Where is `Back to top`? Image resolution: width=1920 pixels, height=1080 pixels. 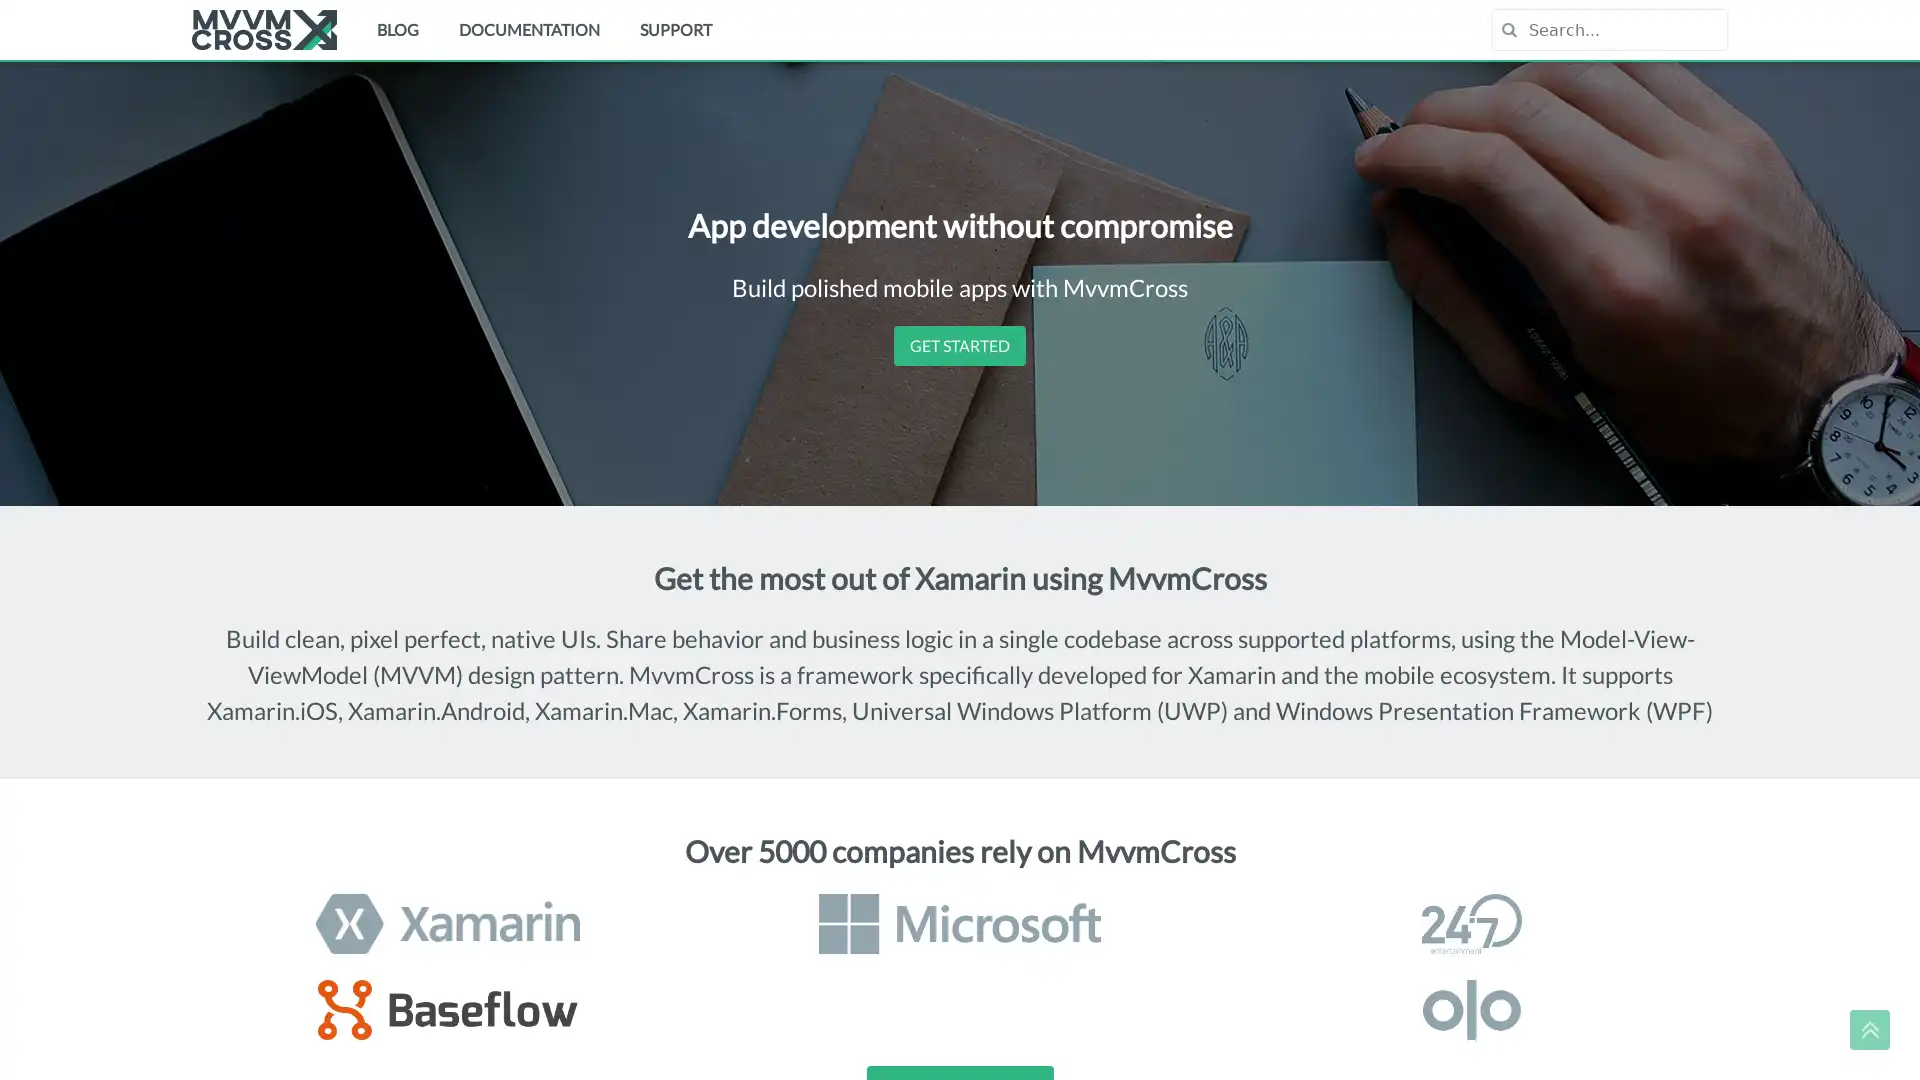
Back to top is located at coordinates (1869, 1029).